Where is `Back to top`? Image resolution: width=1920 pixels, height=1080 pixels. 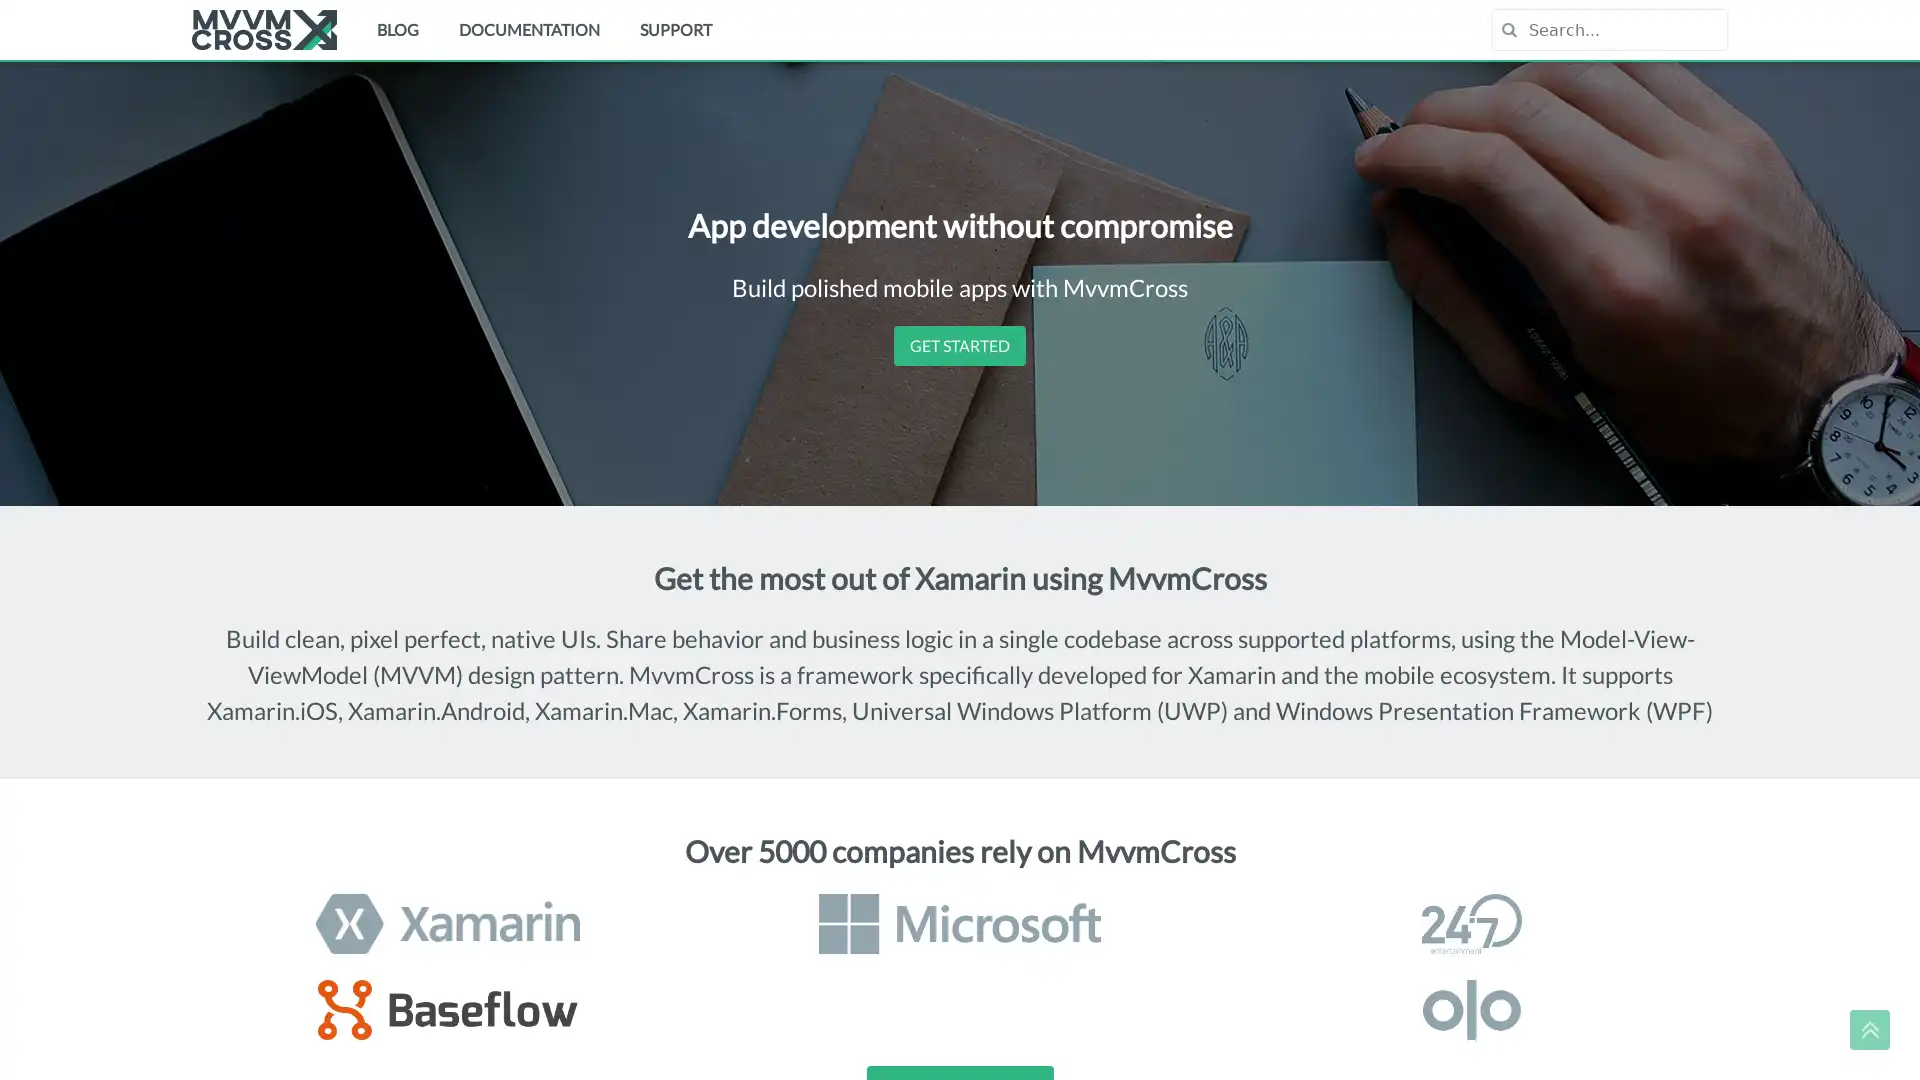
Back to top is located at coordinates (1869, 1029).